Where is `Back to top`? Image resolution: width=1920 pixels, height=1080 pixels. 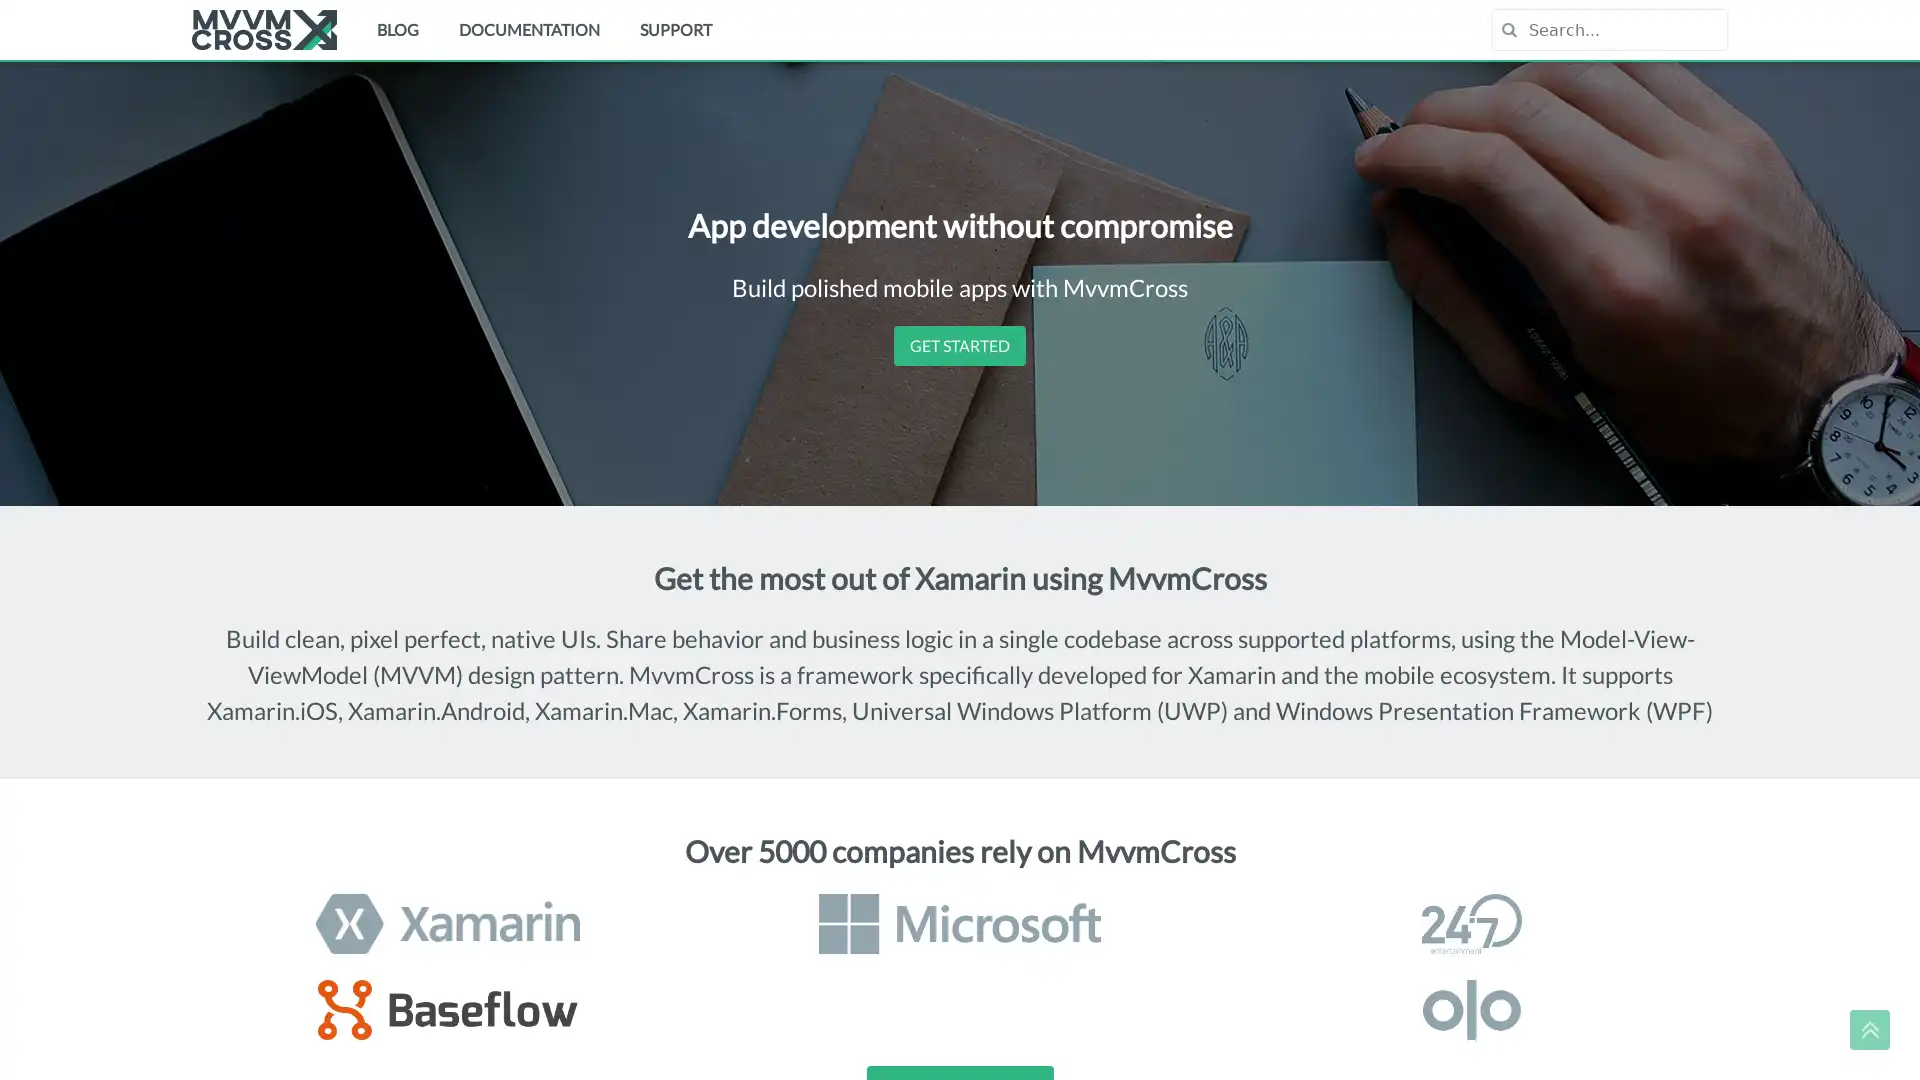
Back to top is located at coordinates (1869, 1029).